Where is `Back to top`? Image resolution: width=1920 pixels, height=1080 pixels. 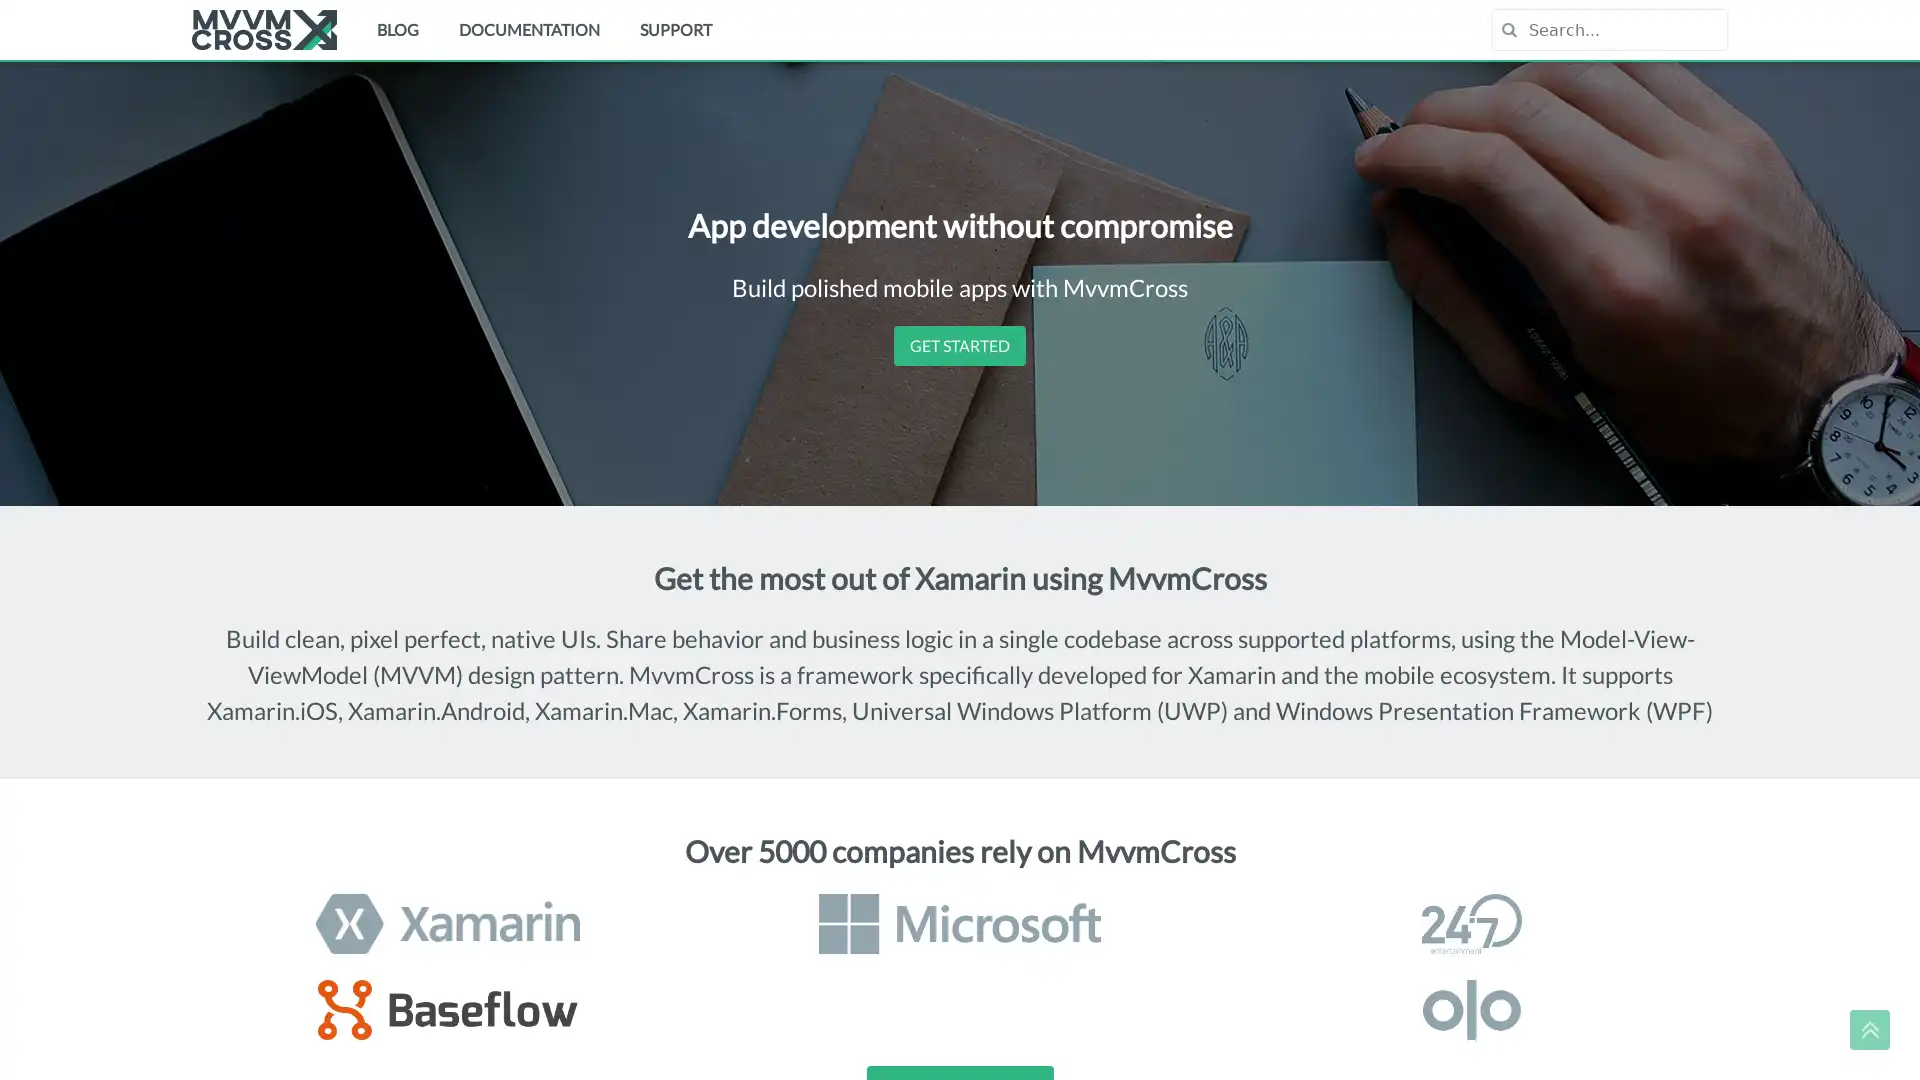
Back to top is located at coordinates (1869, 1029).